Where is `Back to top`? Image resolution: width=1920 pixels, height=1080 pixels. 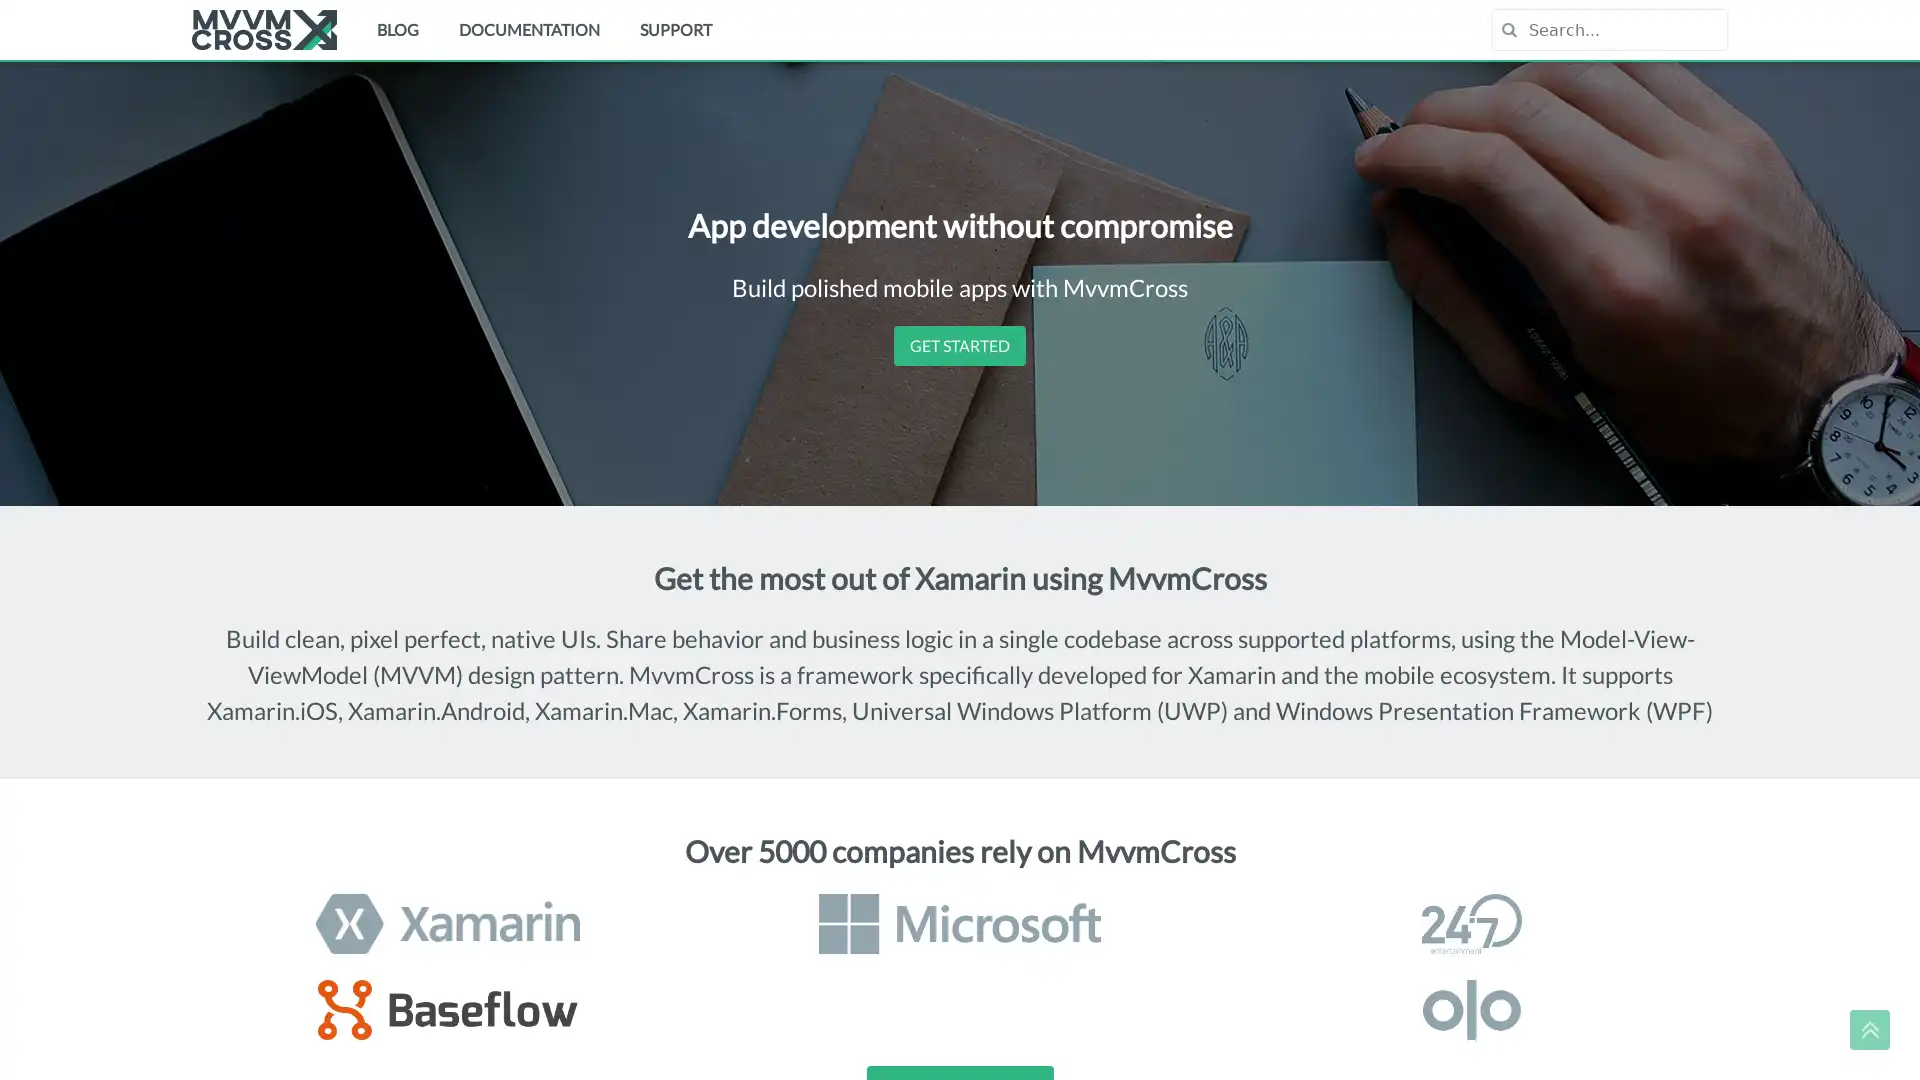
Back to top is located at coordinates (1869, 1029).